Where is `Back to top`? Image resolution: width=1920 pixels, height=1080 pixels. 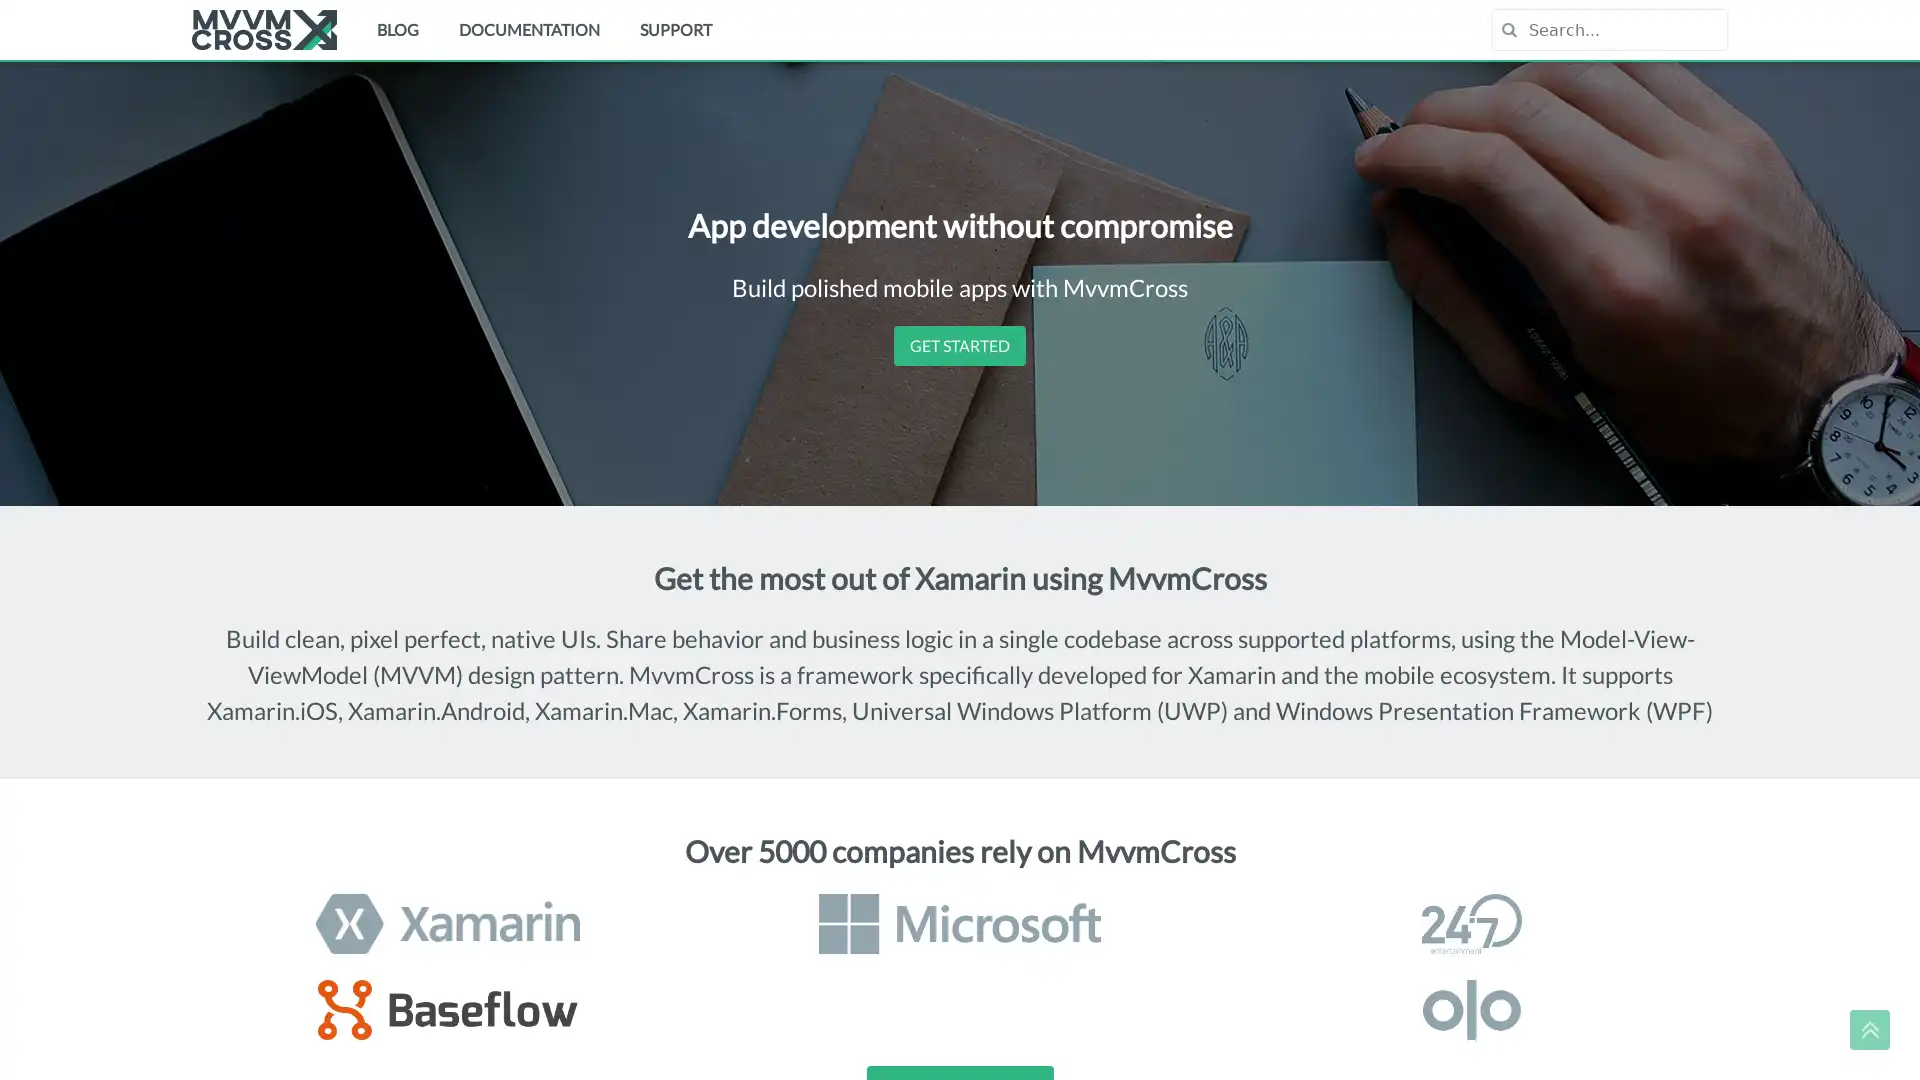
Back to top is located at coordinates (1869, 1029).